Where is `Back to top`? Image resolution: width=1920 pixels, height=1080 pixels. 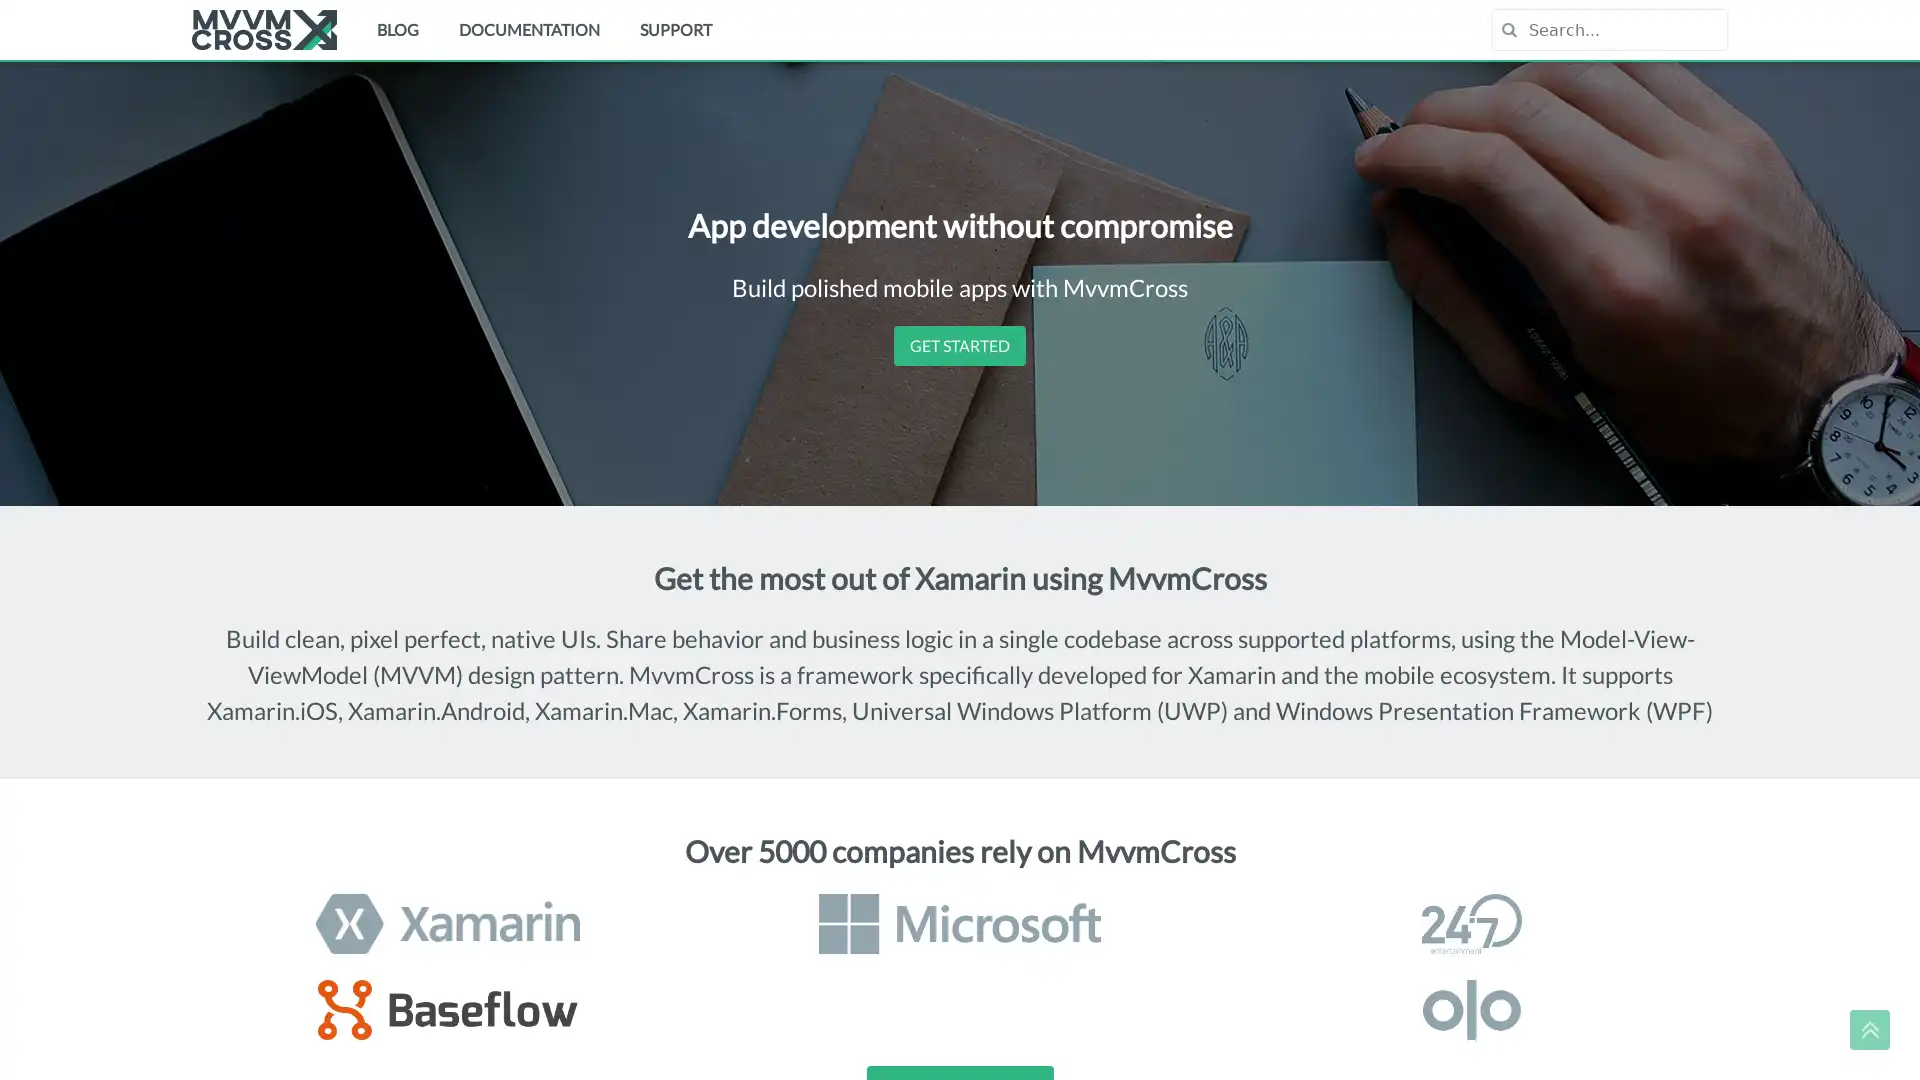
Back to top is located at coordinates (1869, 1029).